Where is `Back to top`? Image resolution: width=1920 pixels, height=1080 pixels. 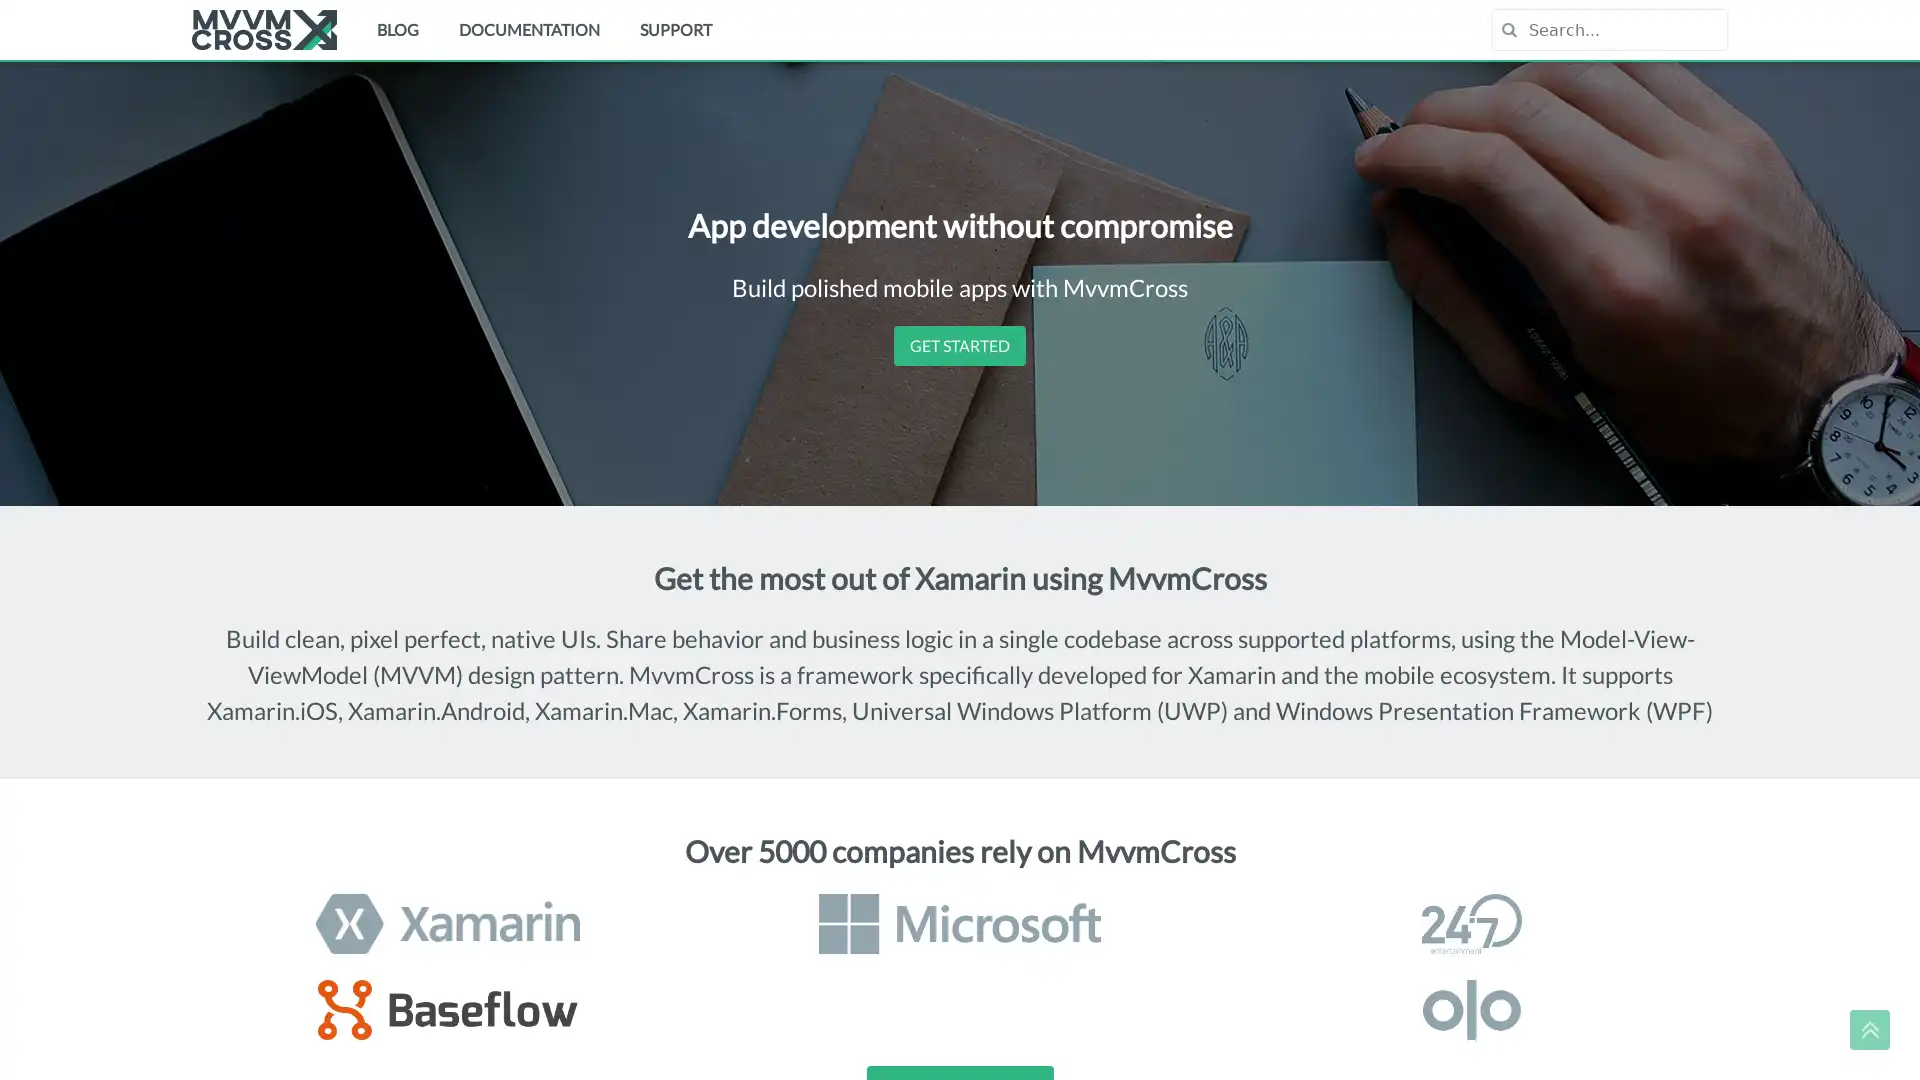
Back to top is located at coordinates (1869, 1029).